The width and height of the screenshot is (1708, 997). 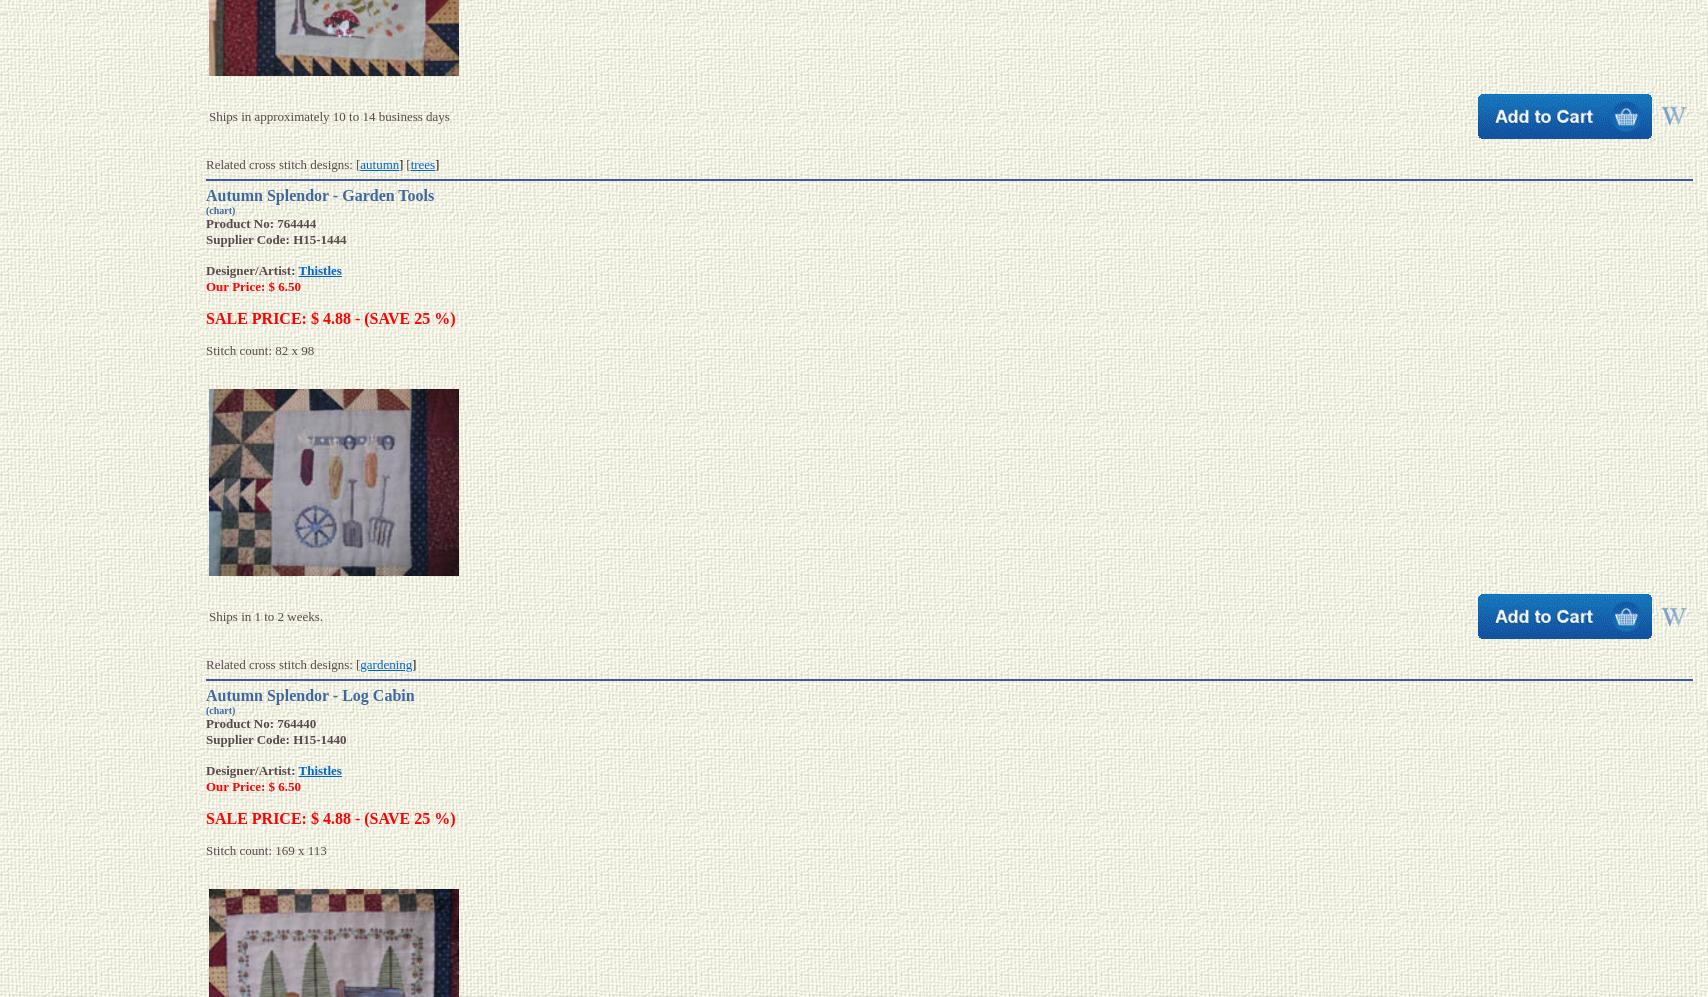 I want to click on 'Stitch count: 169 x 113', so click(x=265, y=850).